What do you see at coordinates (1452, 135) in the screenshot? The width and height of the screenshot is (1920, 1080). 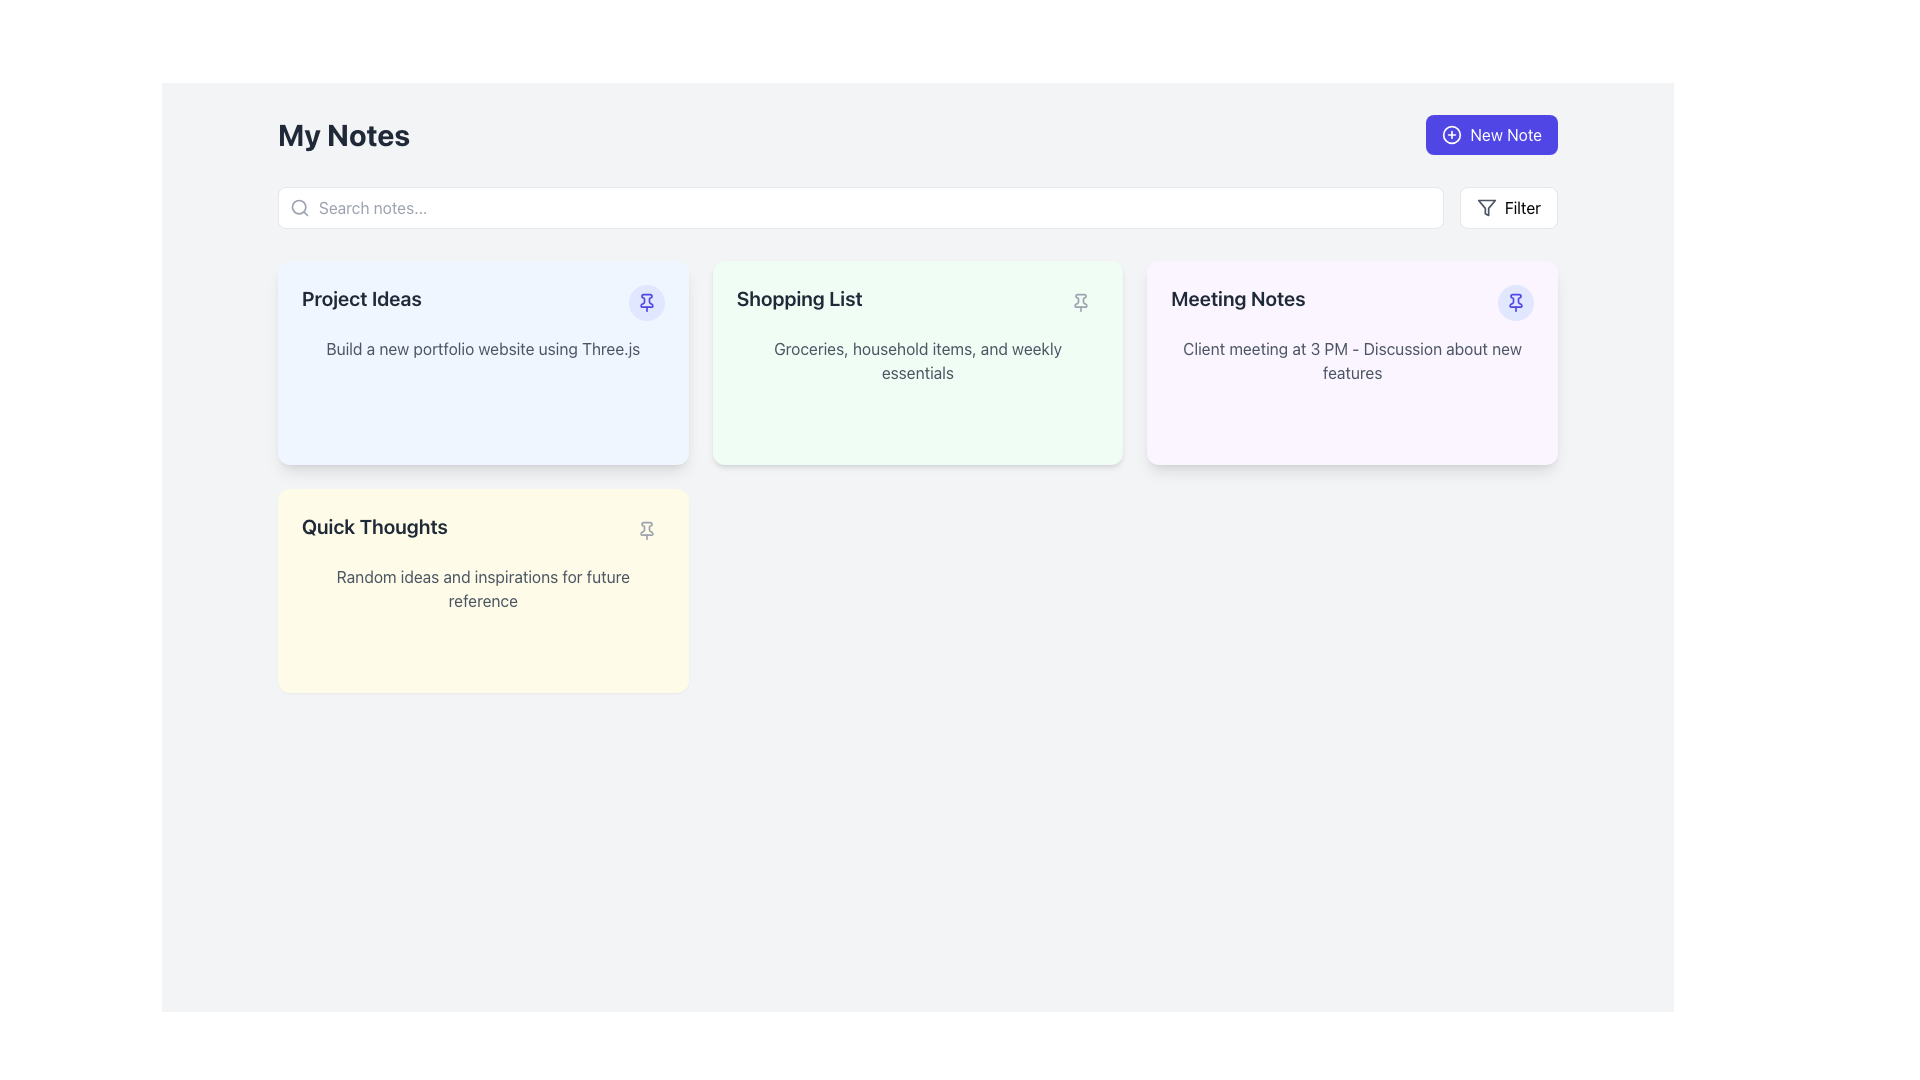 I see `the decorative graphical circle element located at the far top-right of the interface, next to the 'New Note' button` at bounding box center [1452, 135].